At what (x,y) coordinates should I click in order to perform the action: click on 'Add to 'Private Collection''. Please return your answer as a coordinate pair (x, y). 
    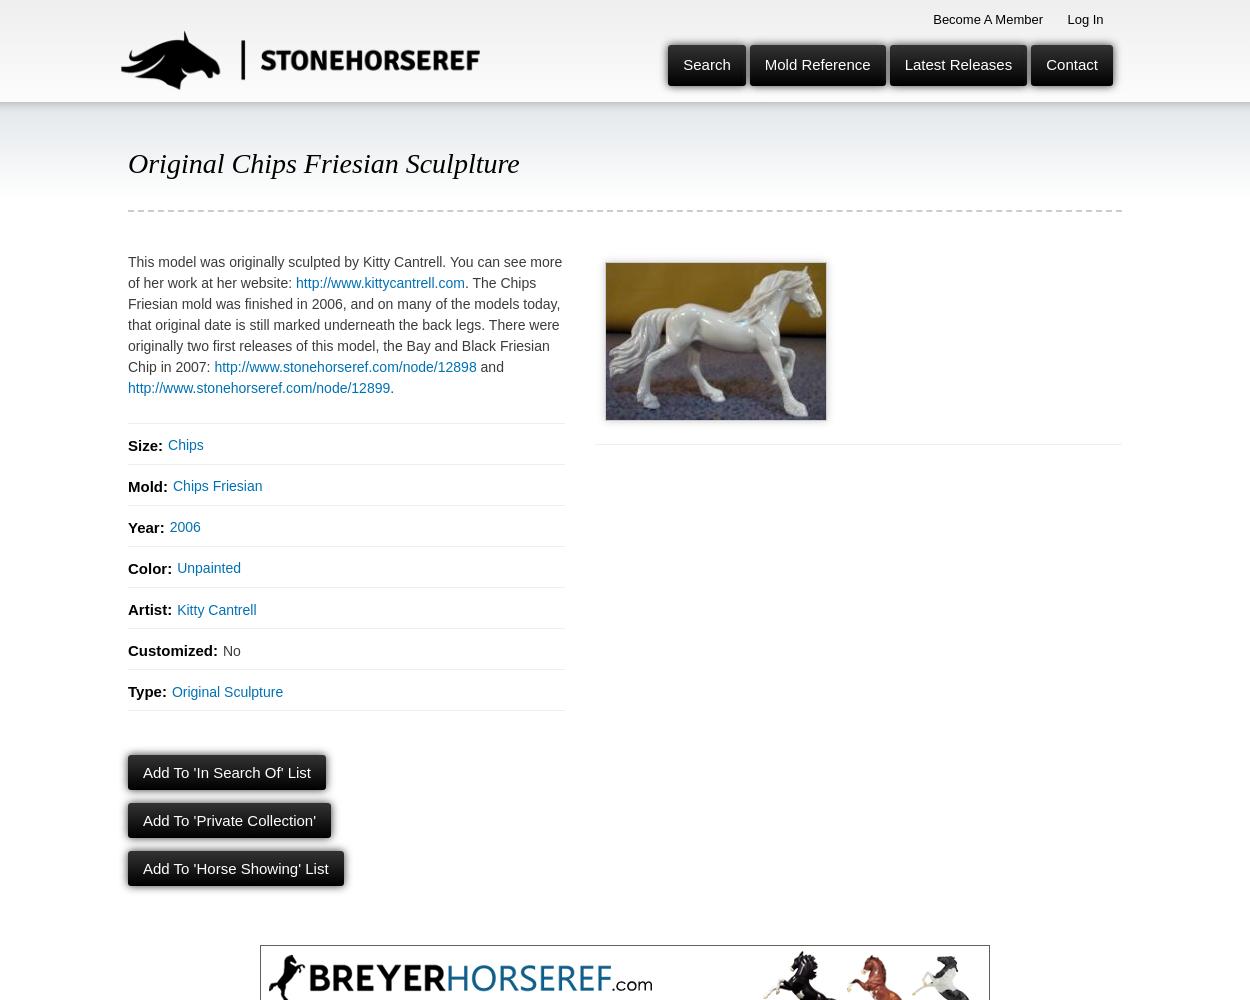
    Looking at the image, I should click on (228, 818).